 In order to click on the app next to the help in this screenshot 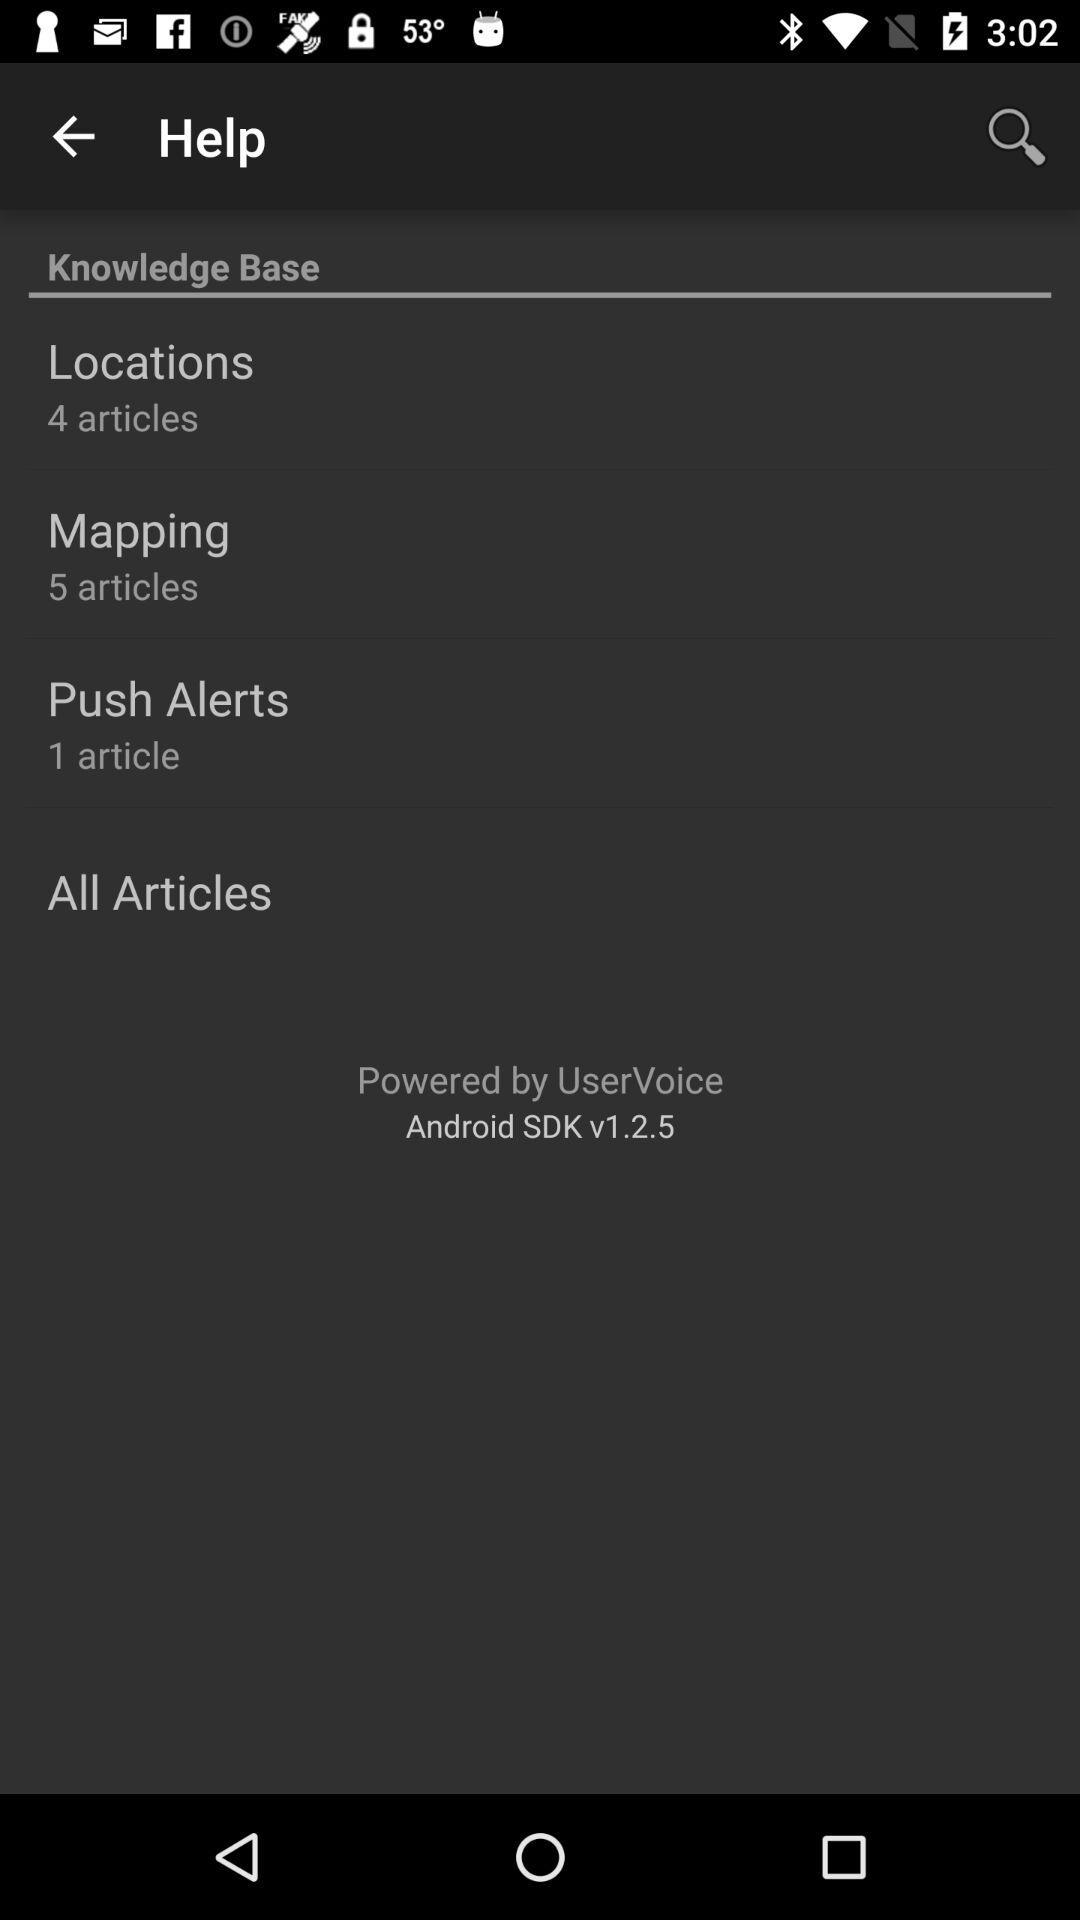, I will do `click(72, 135)`.